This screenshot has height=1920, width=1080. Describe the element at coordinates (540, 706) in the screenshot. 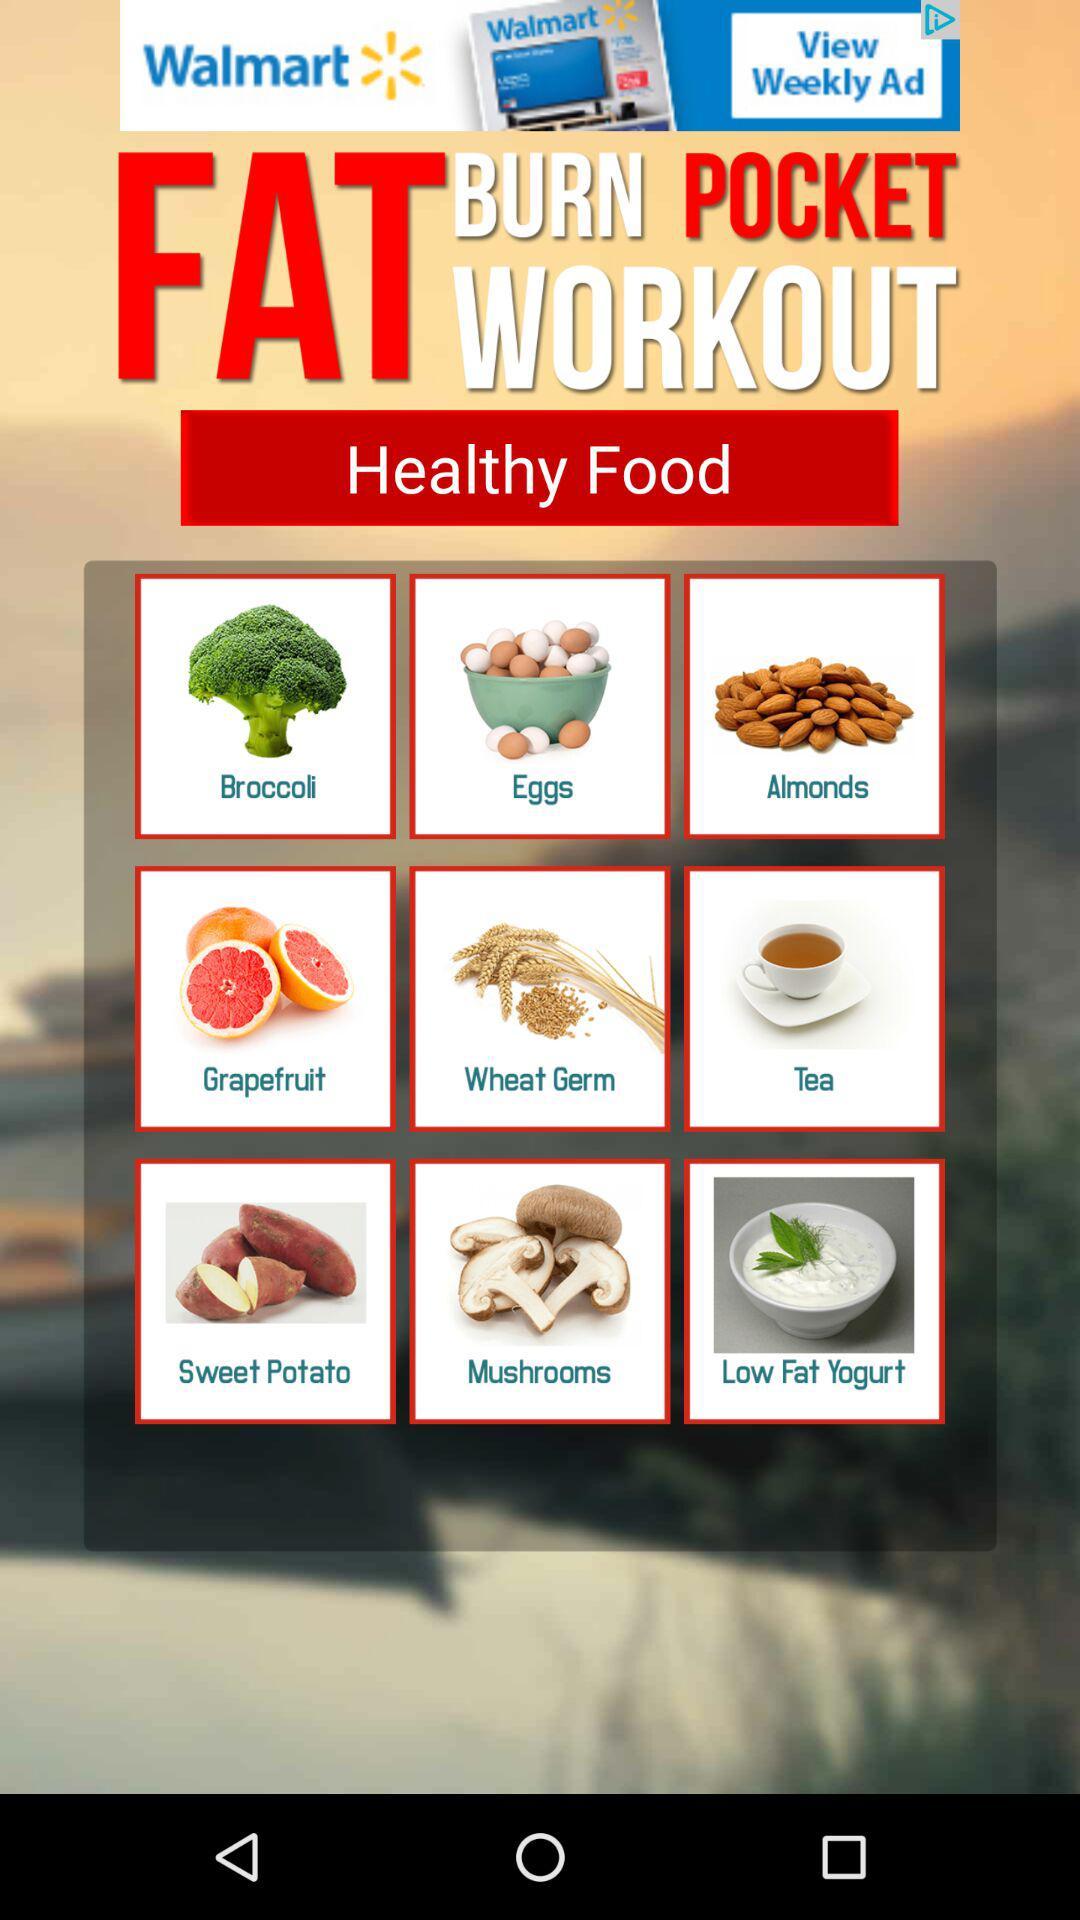

I see `click eggs icon` at that location.